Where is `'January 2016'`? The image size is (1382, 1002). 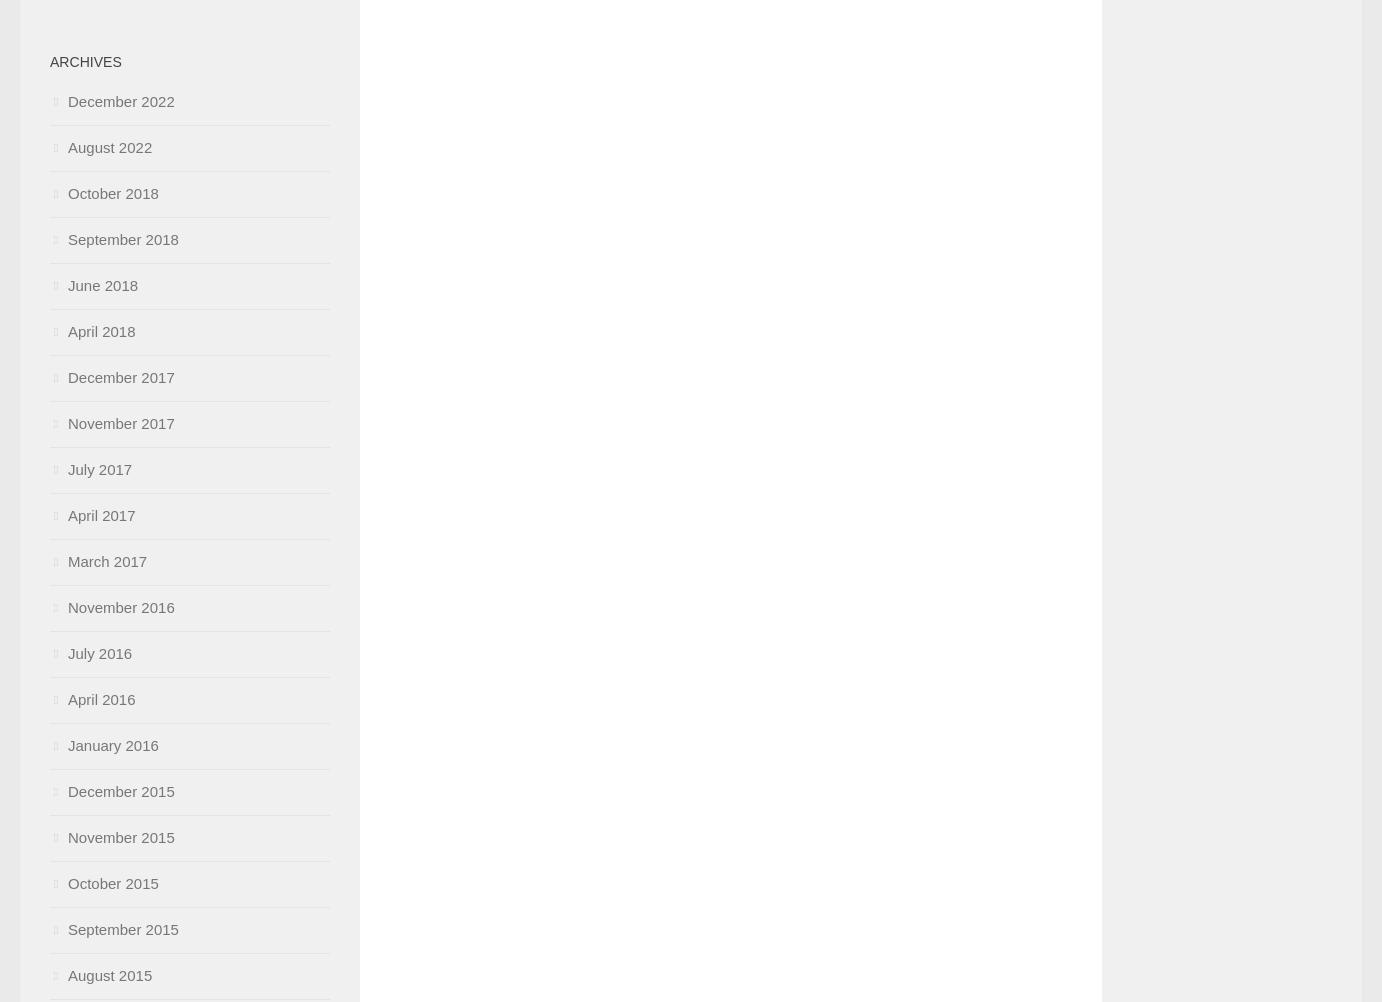 'January 2016' is located at coordinates (66, 745).